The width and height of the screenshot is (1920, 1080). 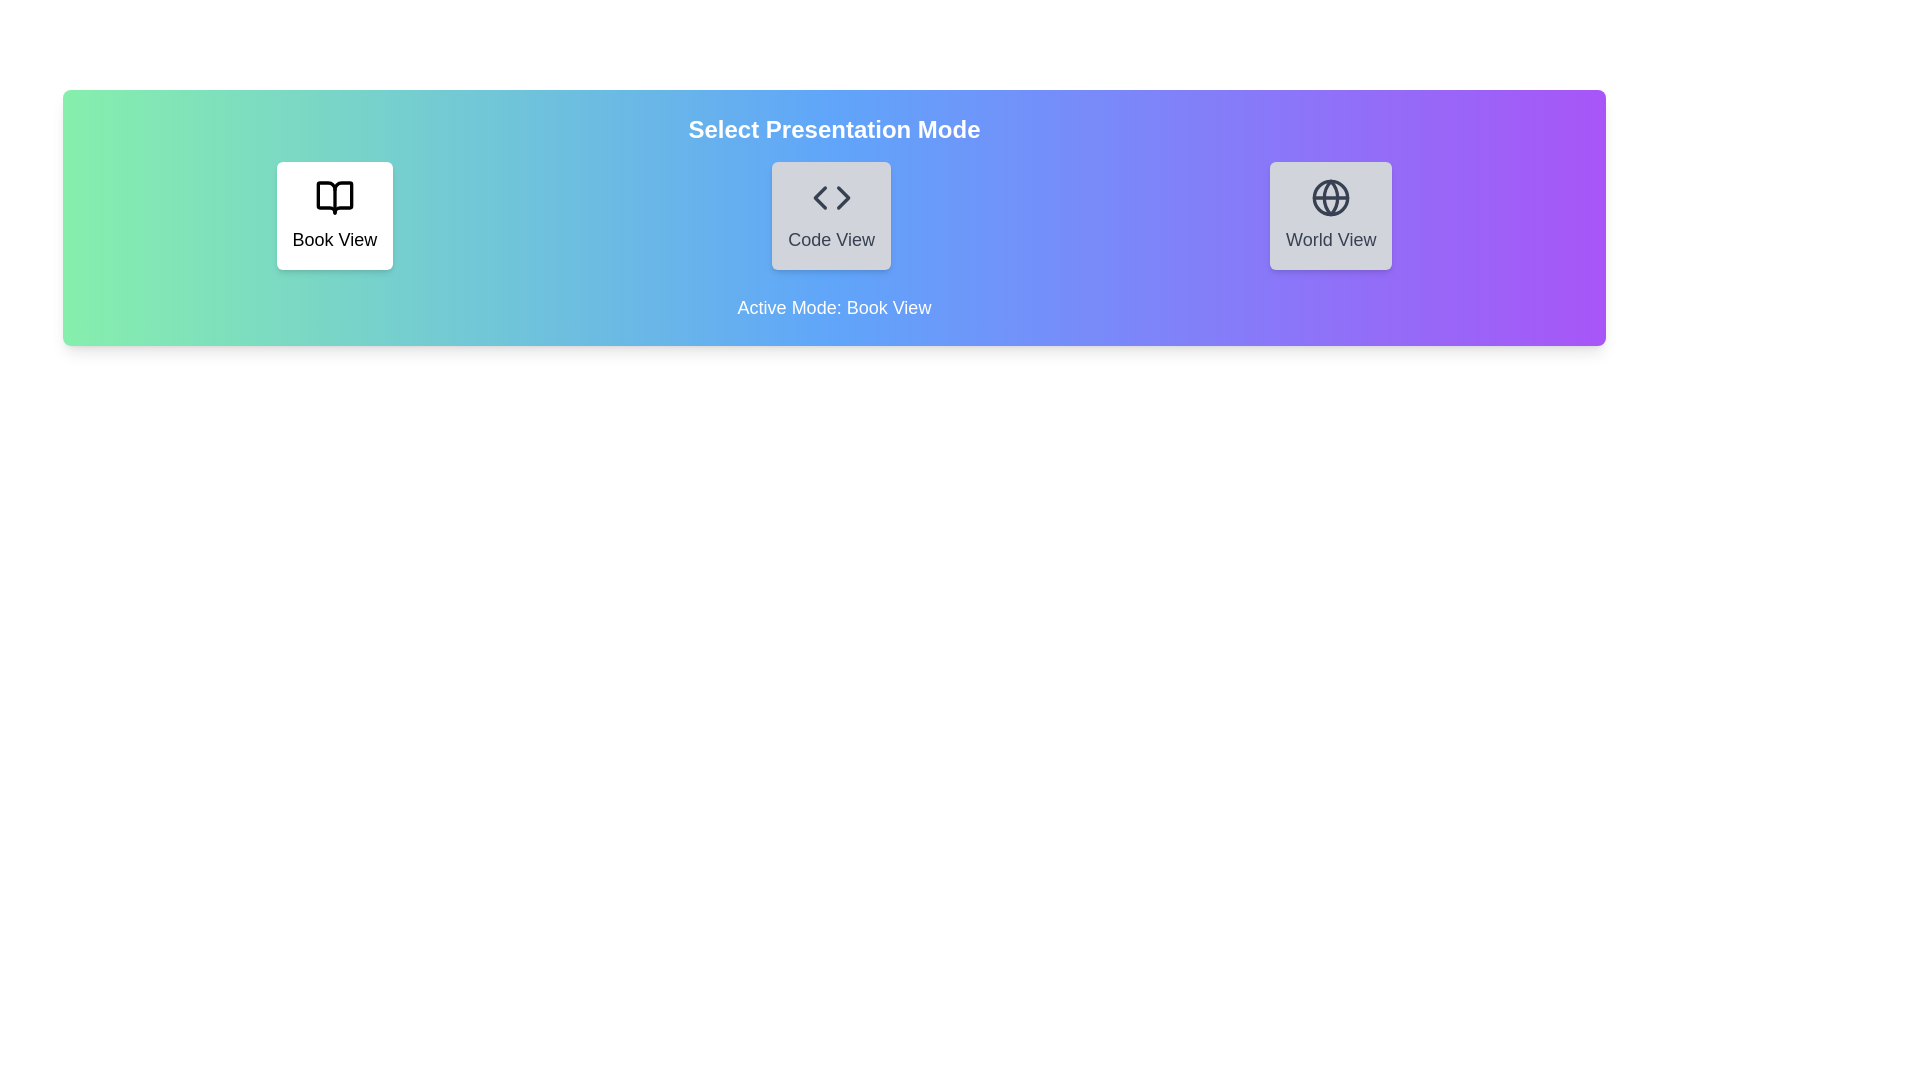 I want to click on the Code View button to interact with its visual layout, so click(x=831, y=216).